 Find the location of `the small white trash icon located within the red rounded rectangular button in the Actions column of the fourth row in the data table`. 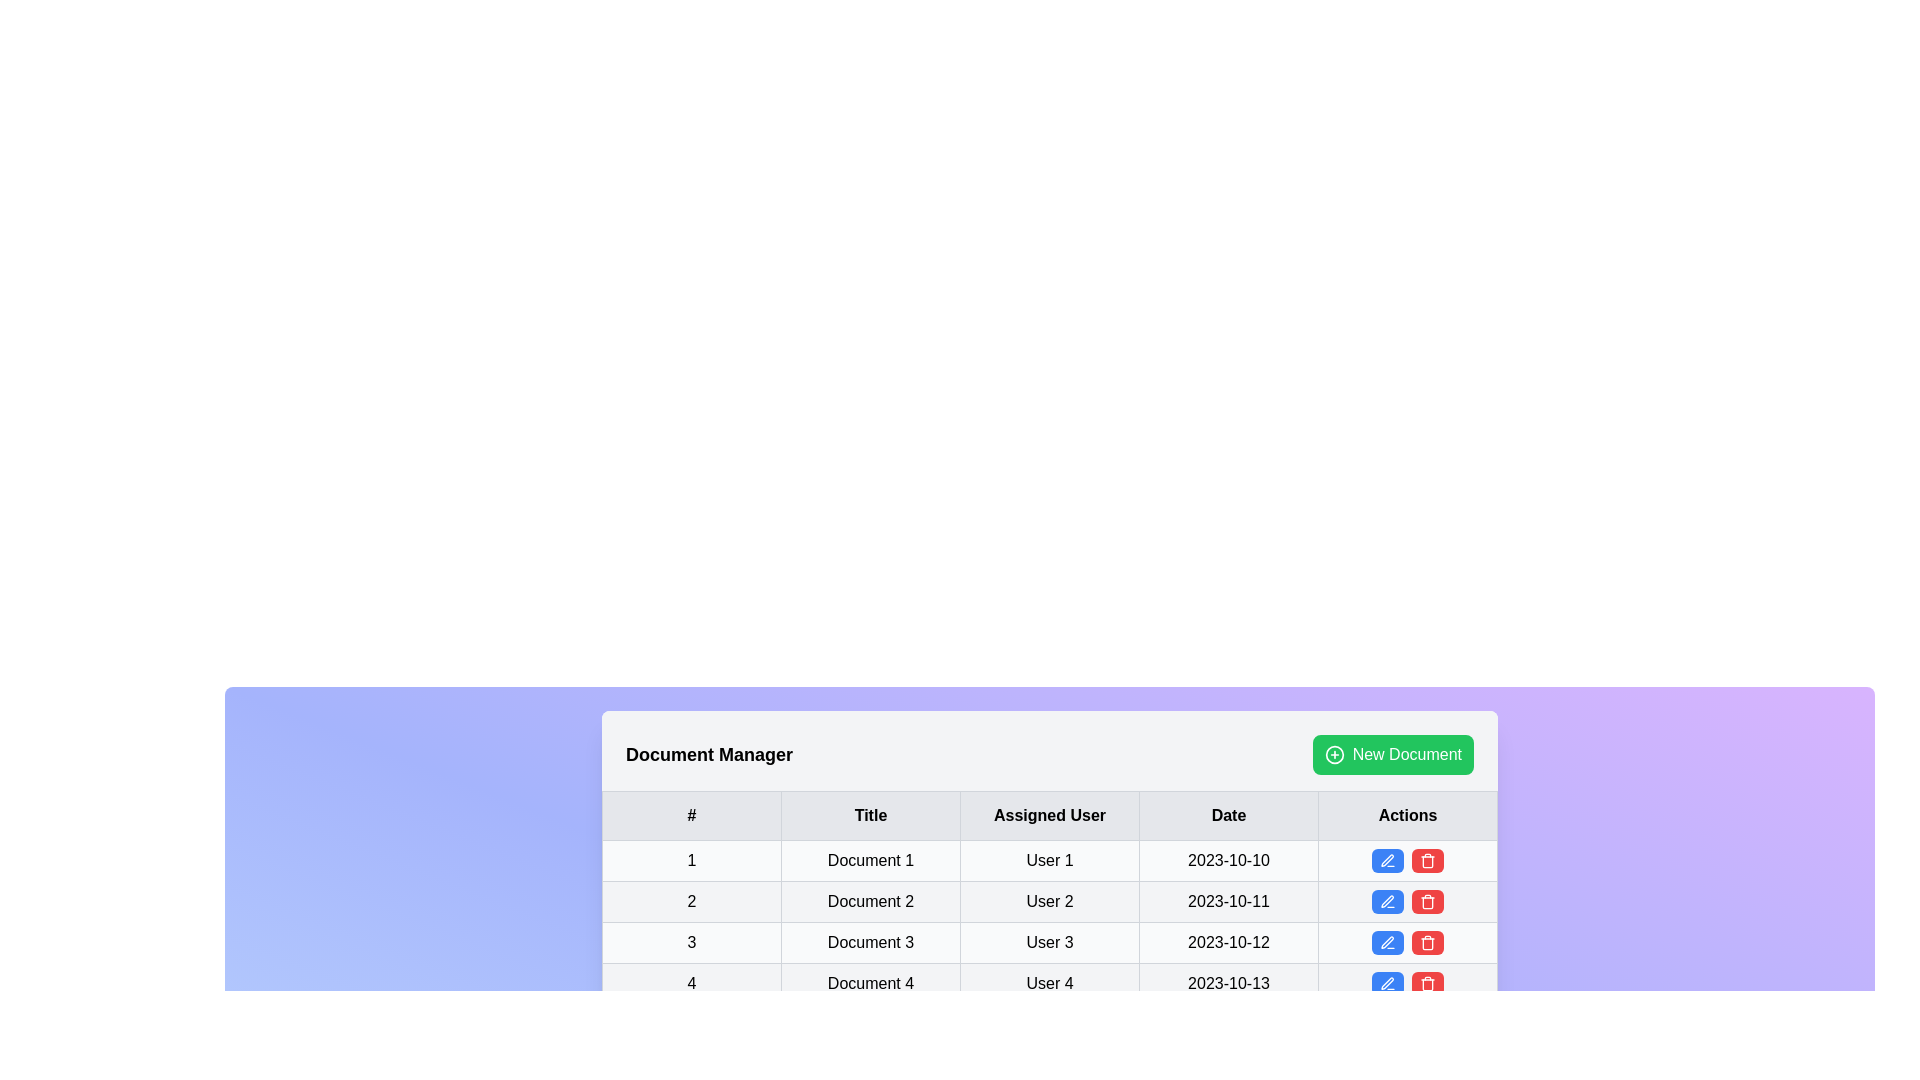

the small white trash icon located within the red rounded rectangular button in the Actions column of the fourth row in the data table is located at coordinates (1427, 859).